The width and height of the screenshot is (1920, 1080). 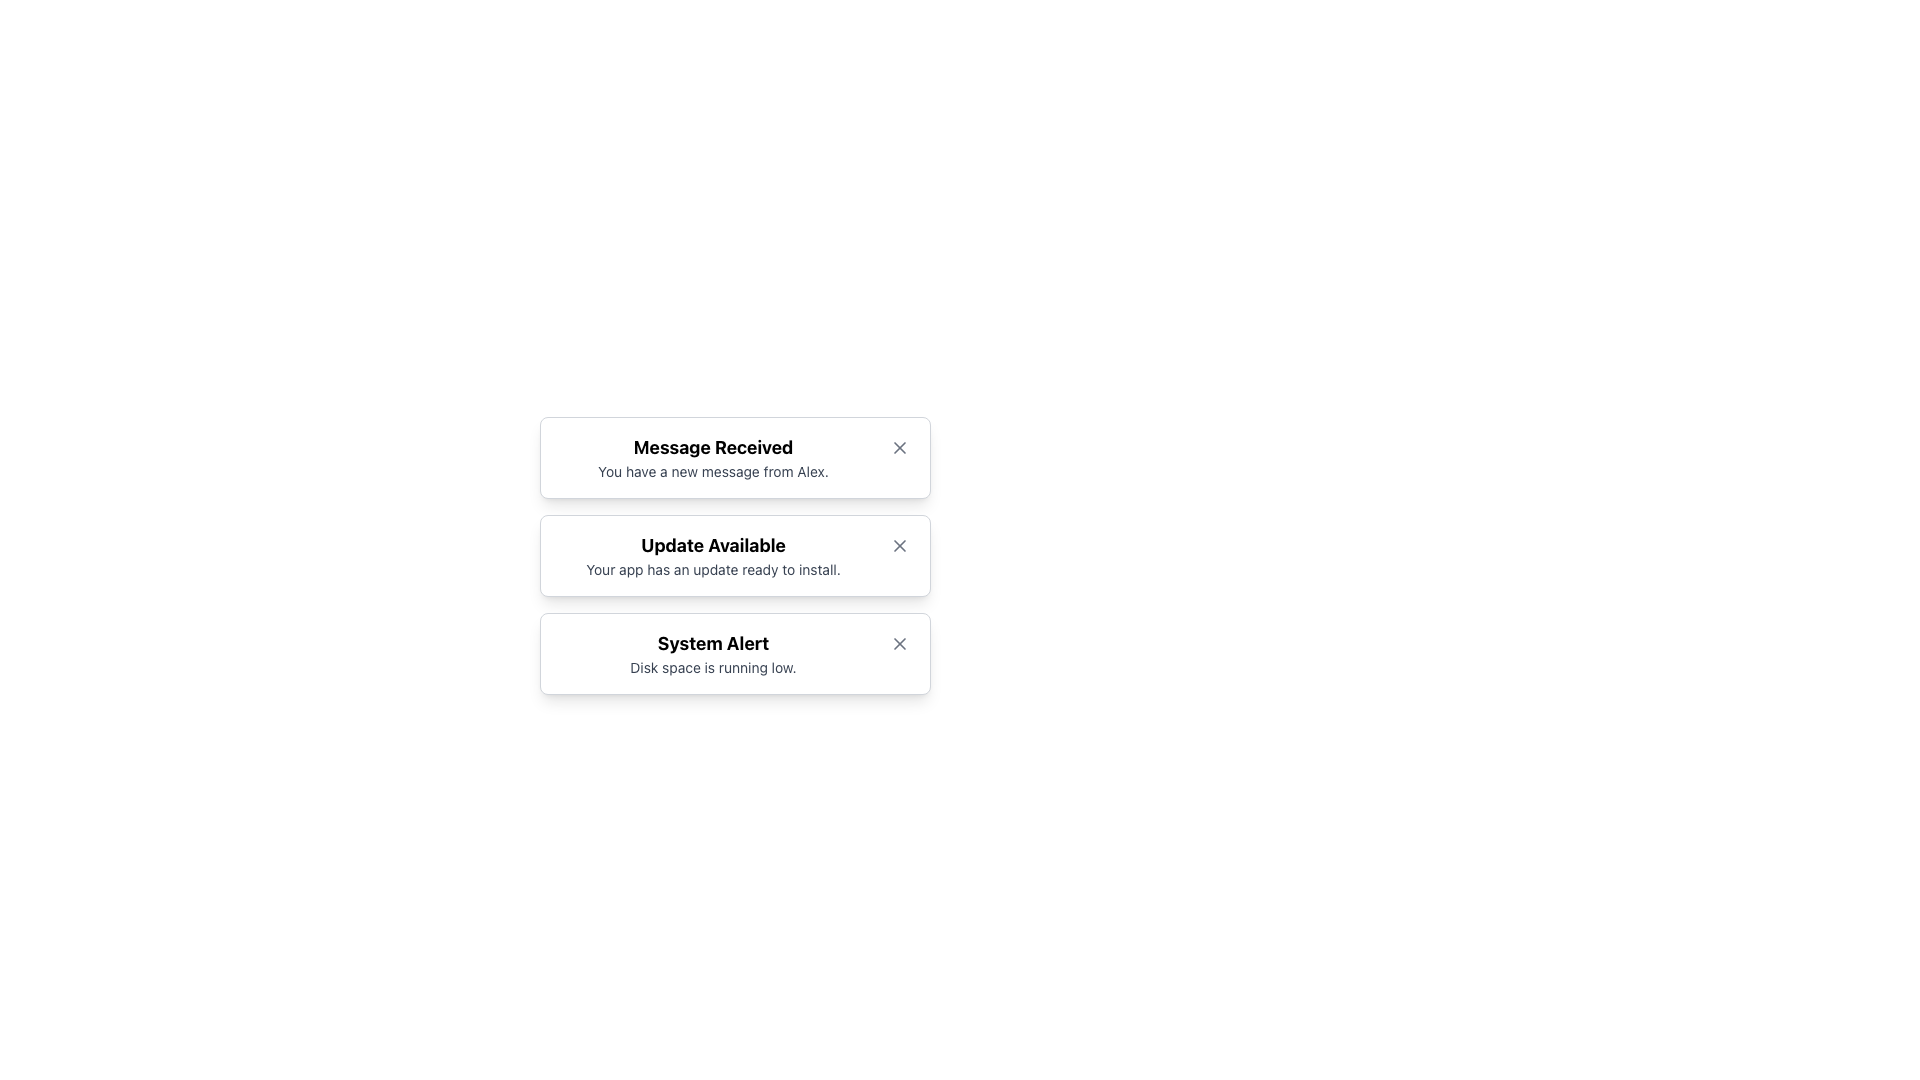 What do you see at coordinates (899, 446) in the screenshot?
I see `the Close Button located at the top-right corner of the 'Message Received' notification card` at bounding box center [899, 446].